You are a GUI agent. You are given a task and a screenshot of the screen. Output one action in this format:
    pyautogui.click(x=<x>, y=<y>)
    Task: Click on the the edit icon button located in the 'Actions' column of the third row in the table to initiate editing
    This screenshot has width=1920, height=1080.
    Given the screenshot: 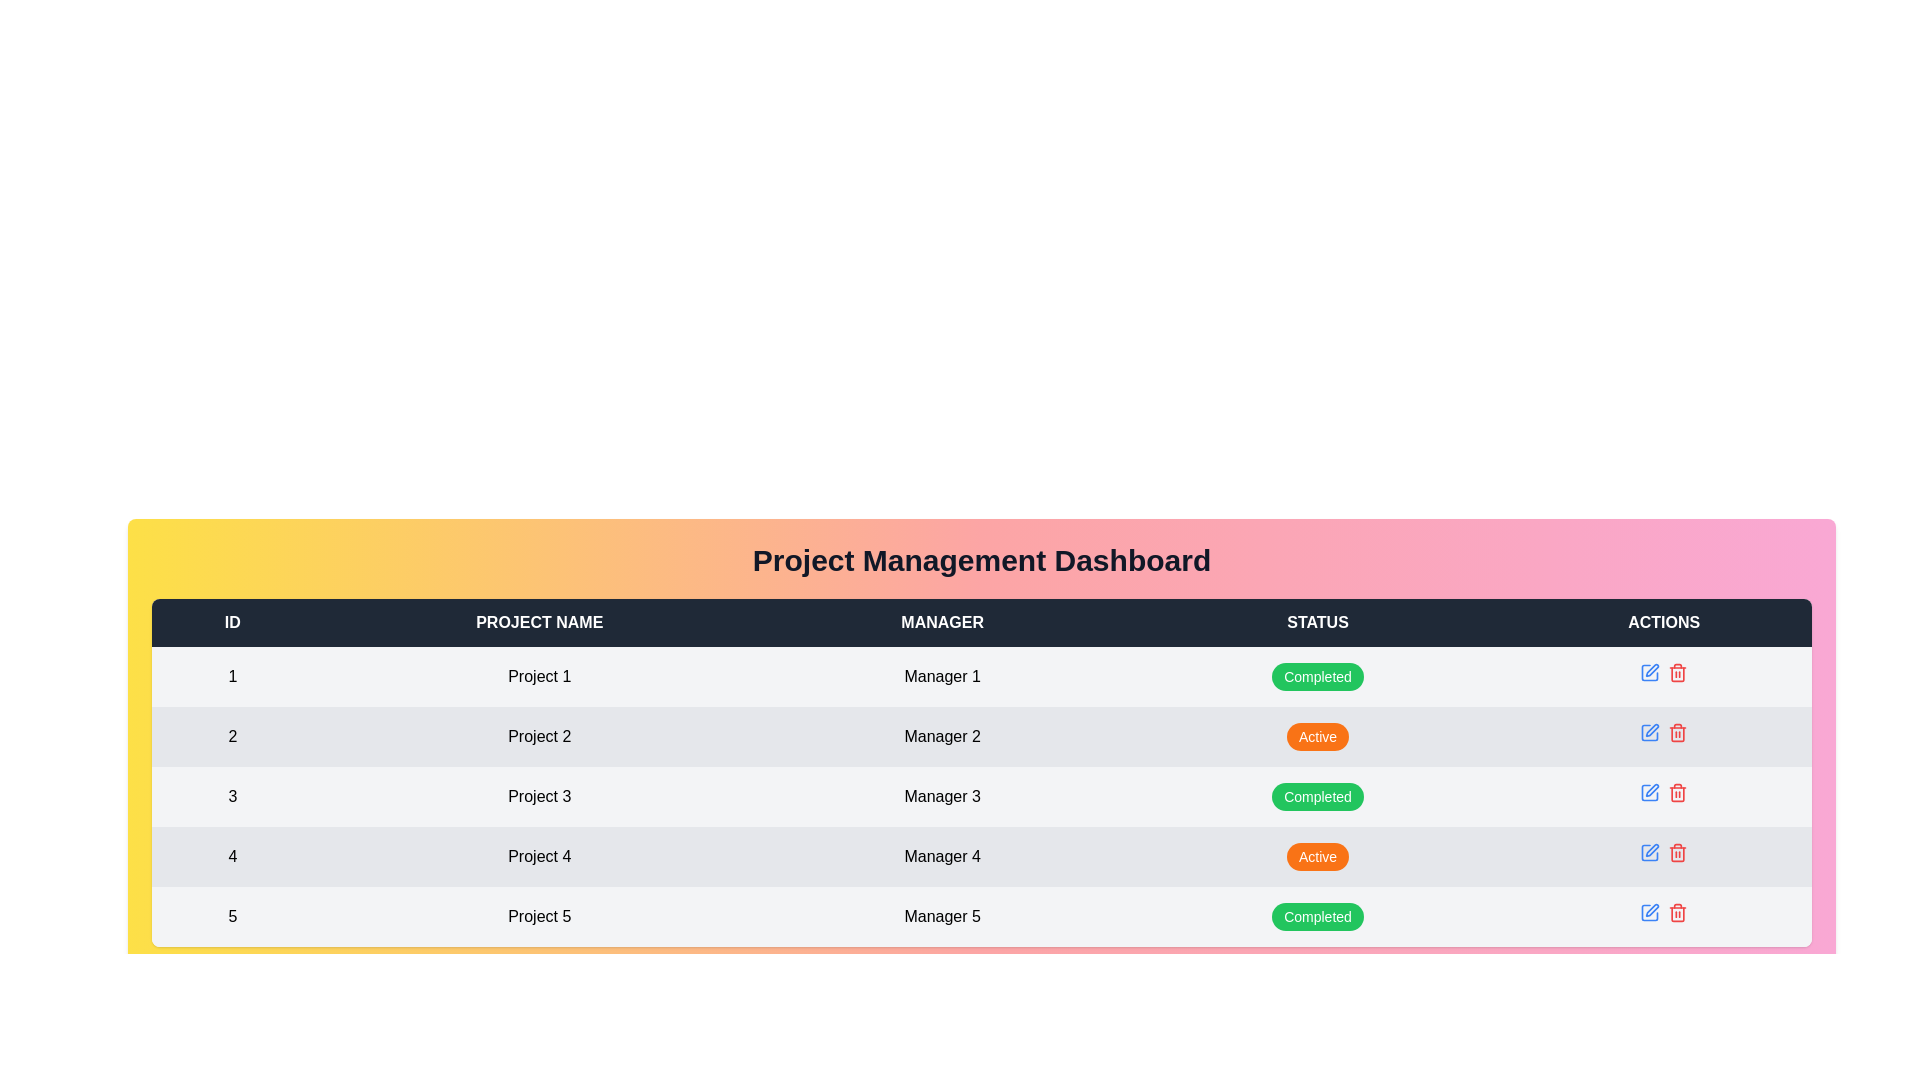 What is the action you would take?
    pyautogui.click(x=1650, y=792)
    